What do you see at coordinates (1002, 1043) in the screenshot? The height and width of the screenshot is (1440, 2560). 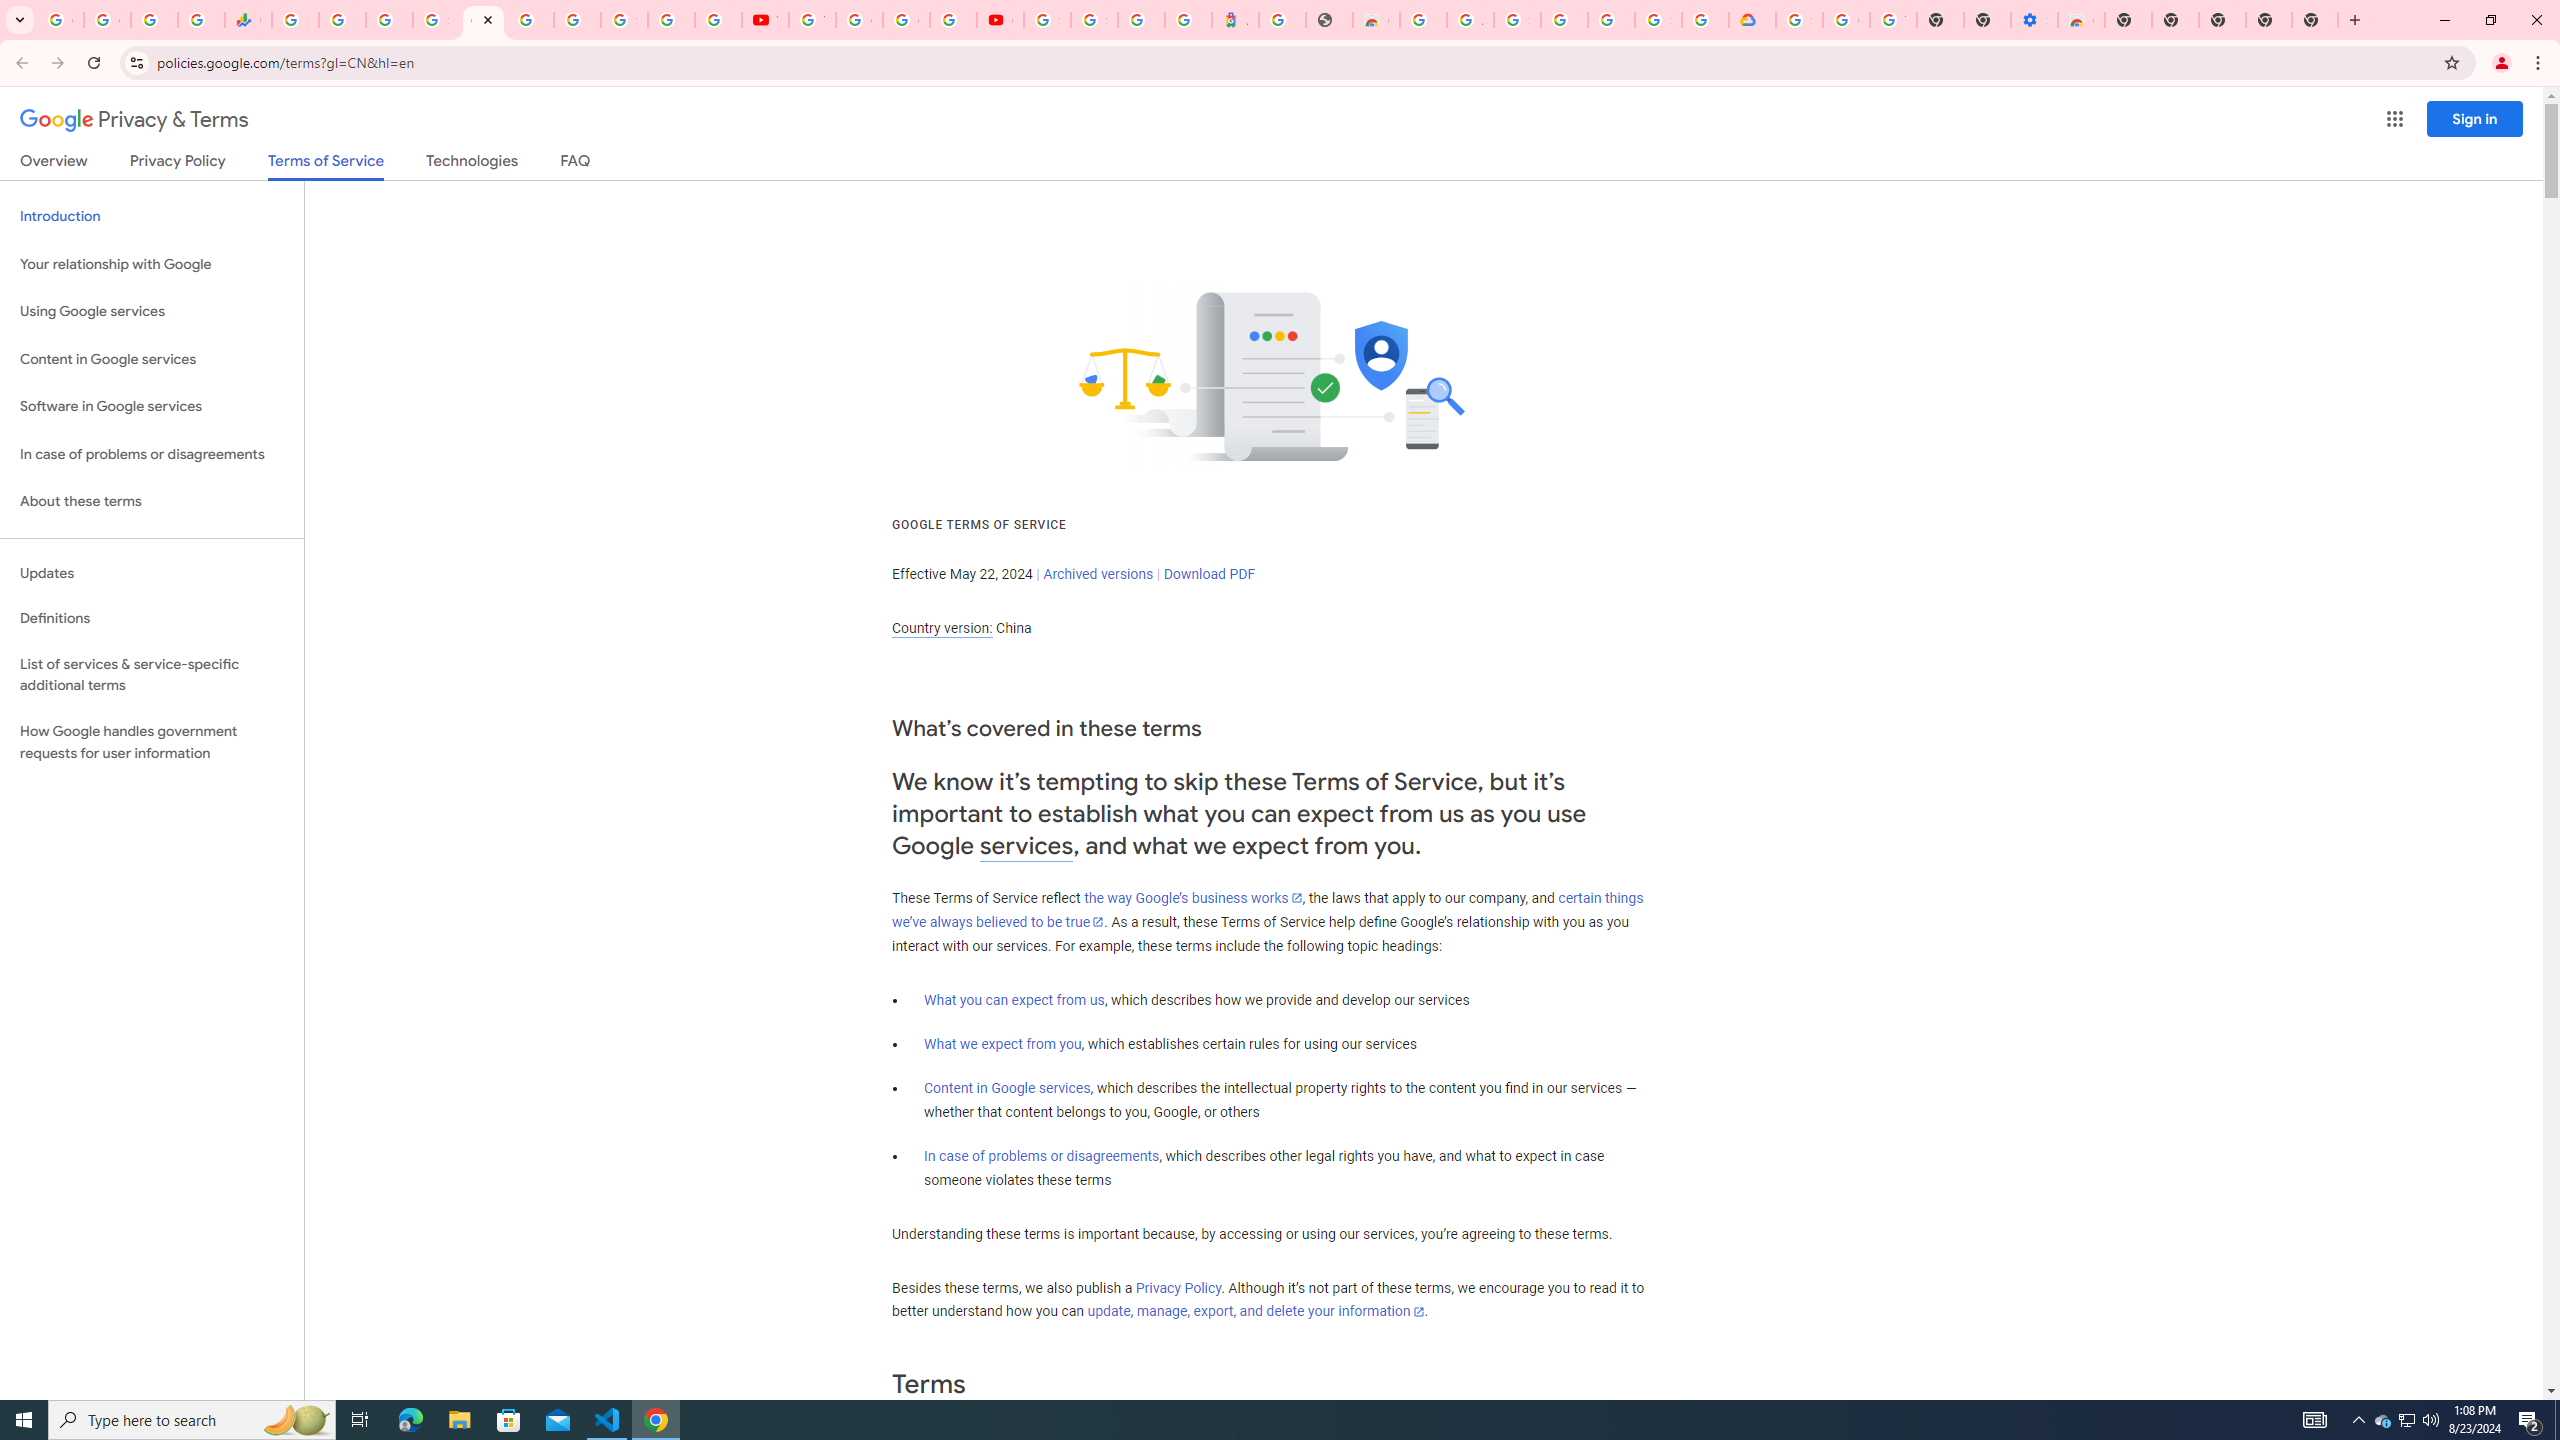 I see `'What we expect from you'` at bounding box center [1002, 1043].